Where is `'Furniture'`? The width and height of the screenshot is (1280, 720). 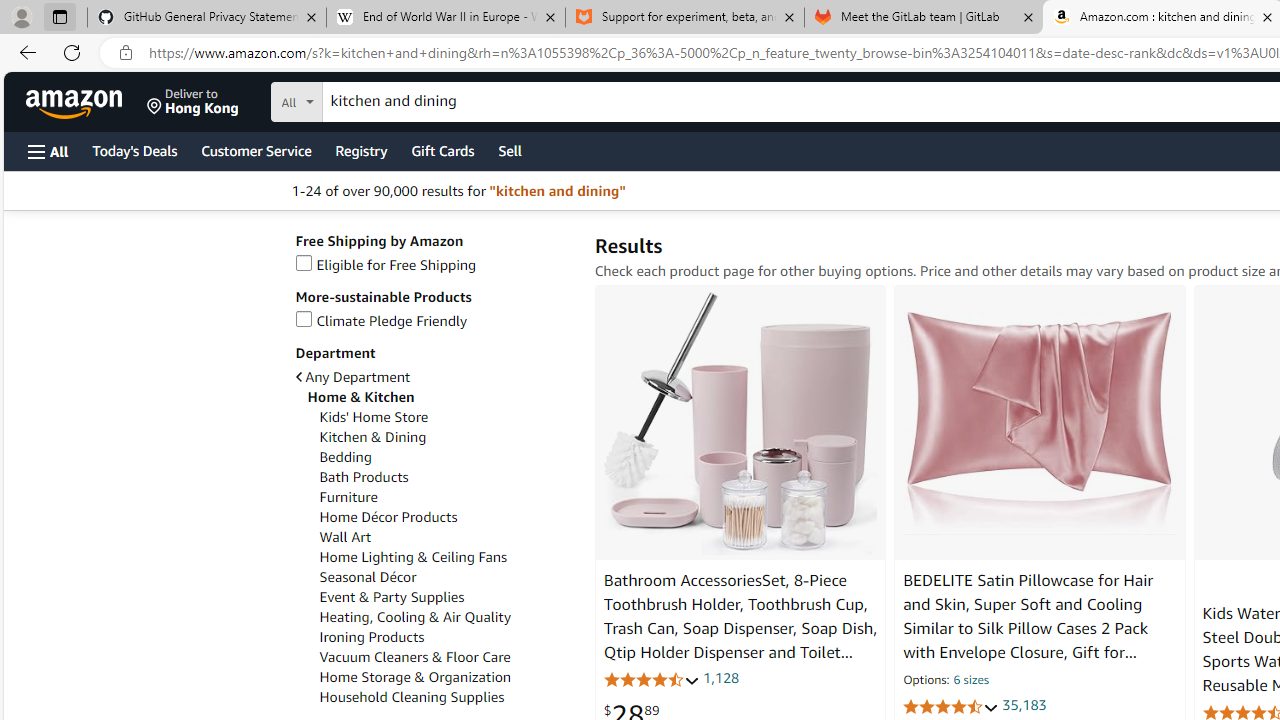 'Furniture' is located at coordinates (348, 496).